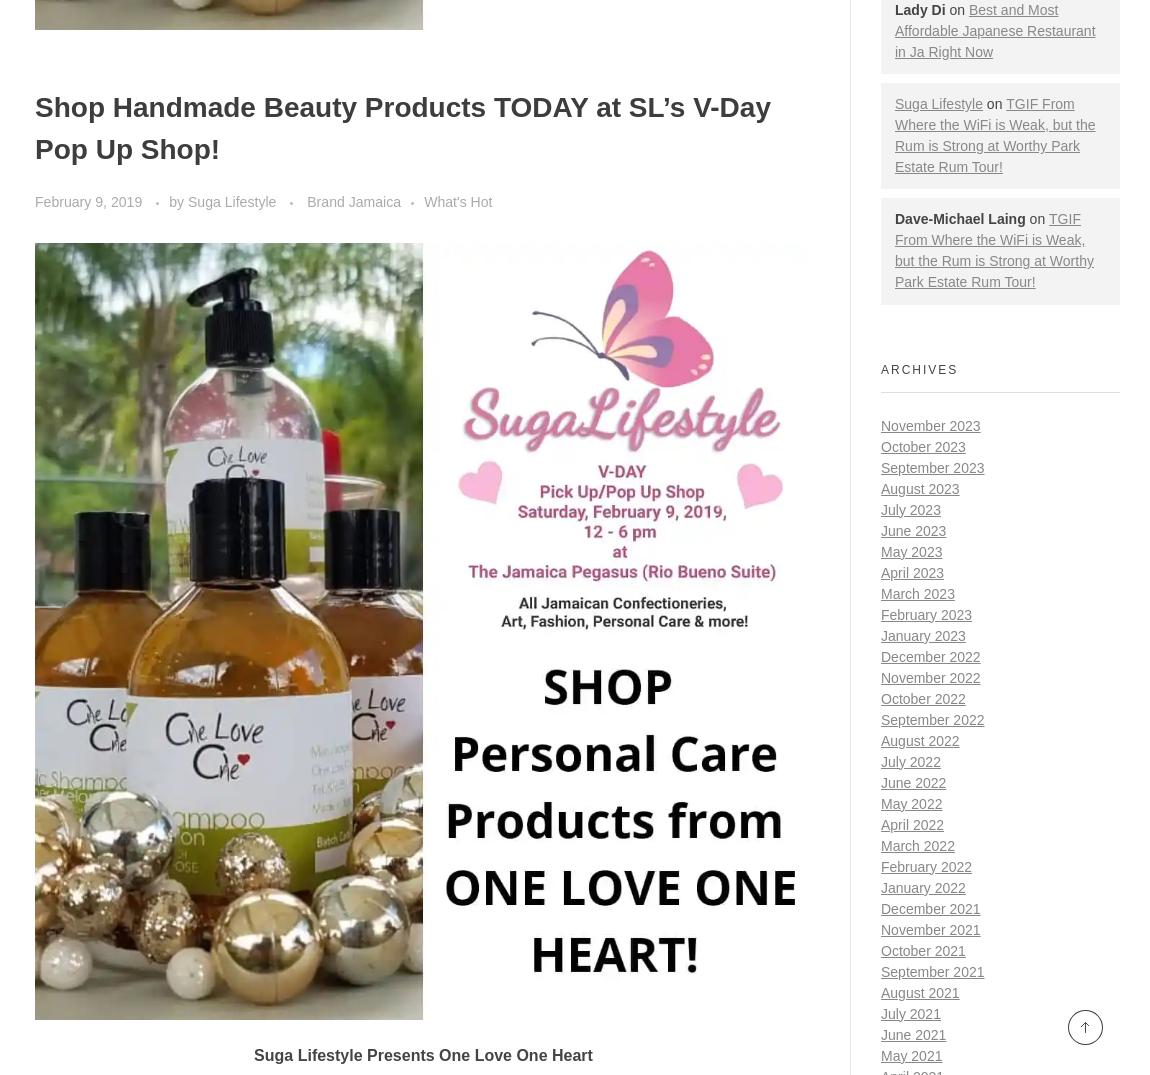 The width and height of the screenshot is (1150, 1075). Describe the element at coordinates (913, 781) in the screenshot. I see `'June 2022'` at that location.